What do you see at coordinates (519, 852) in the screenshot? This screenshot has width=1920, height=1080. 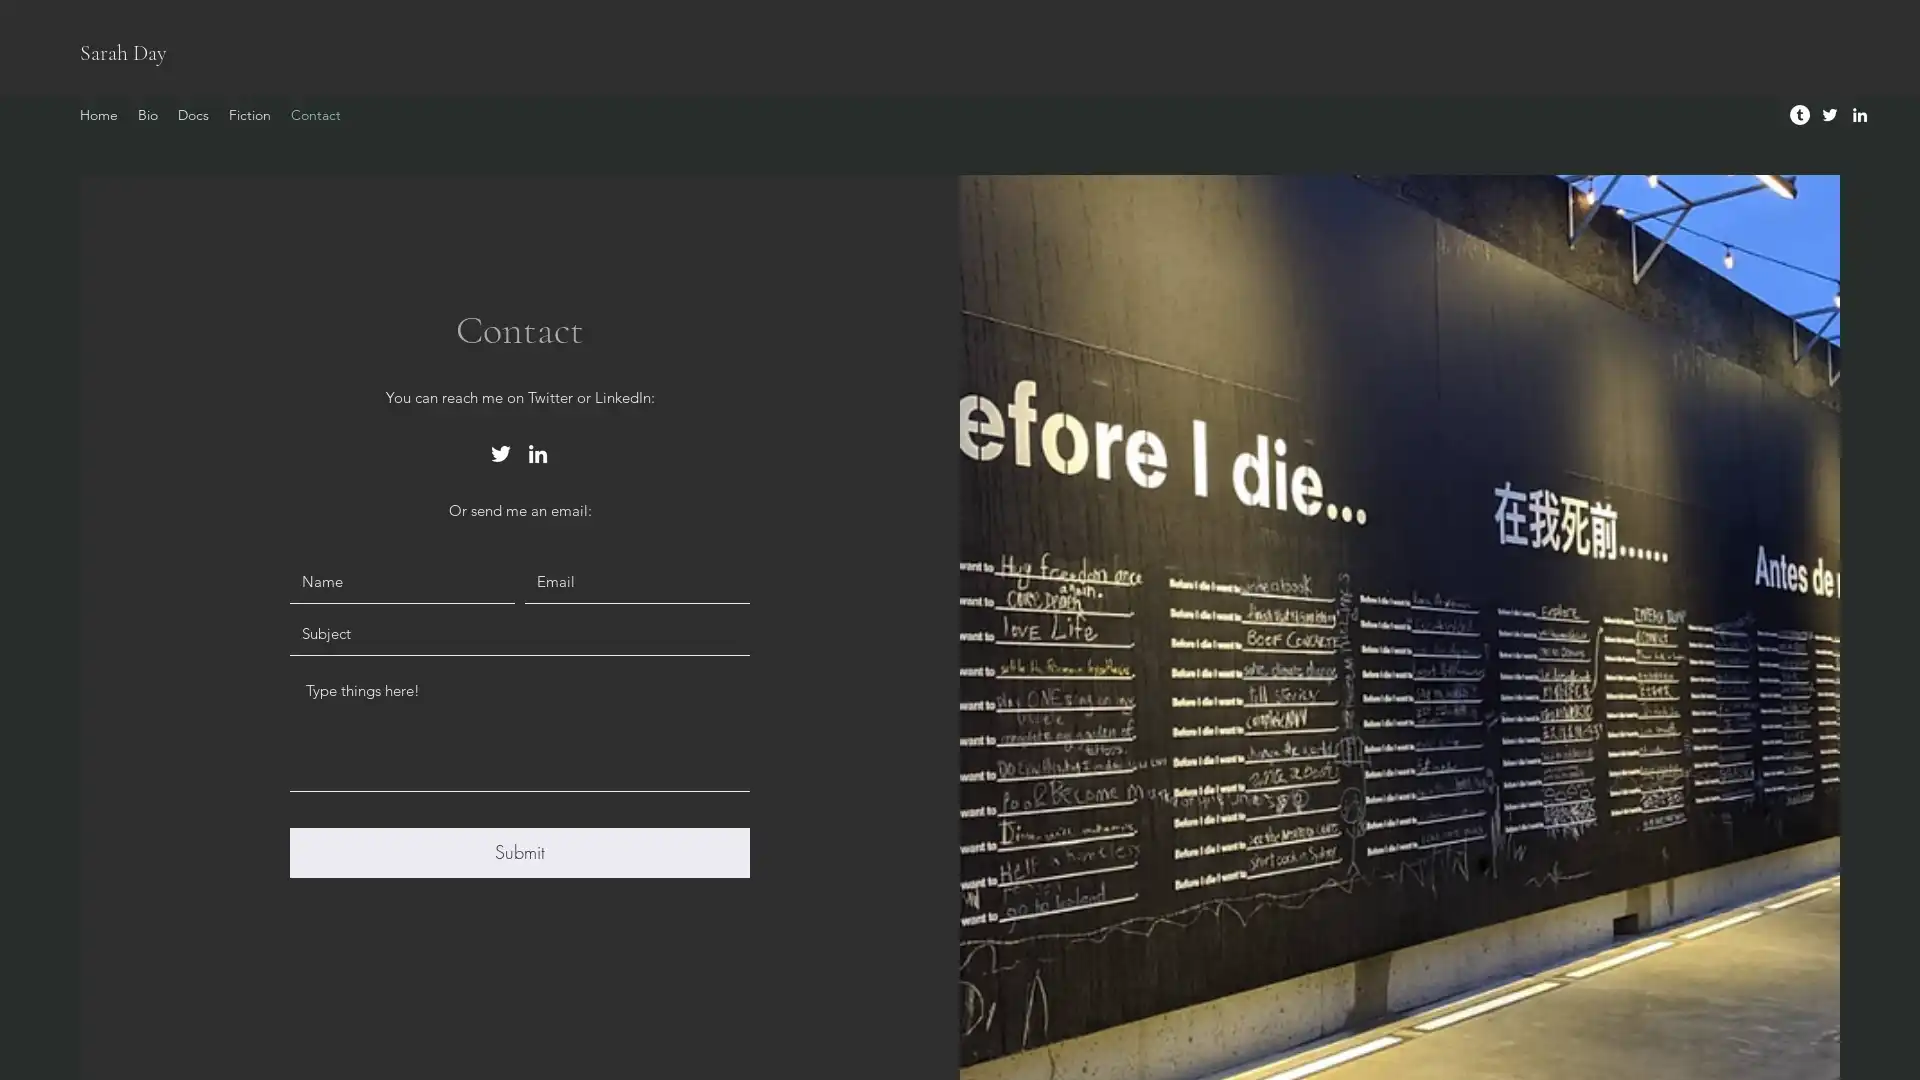 I see `Submit` at bounding box center [519, 852].